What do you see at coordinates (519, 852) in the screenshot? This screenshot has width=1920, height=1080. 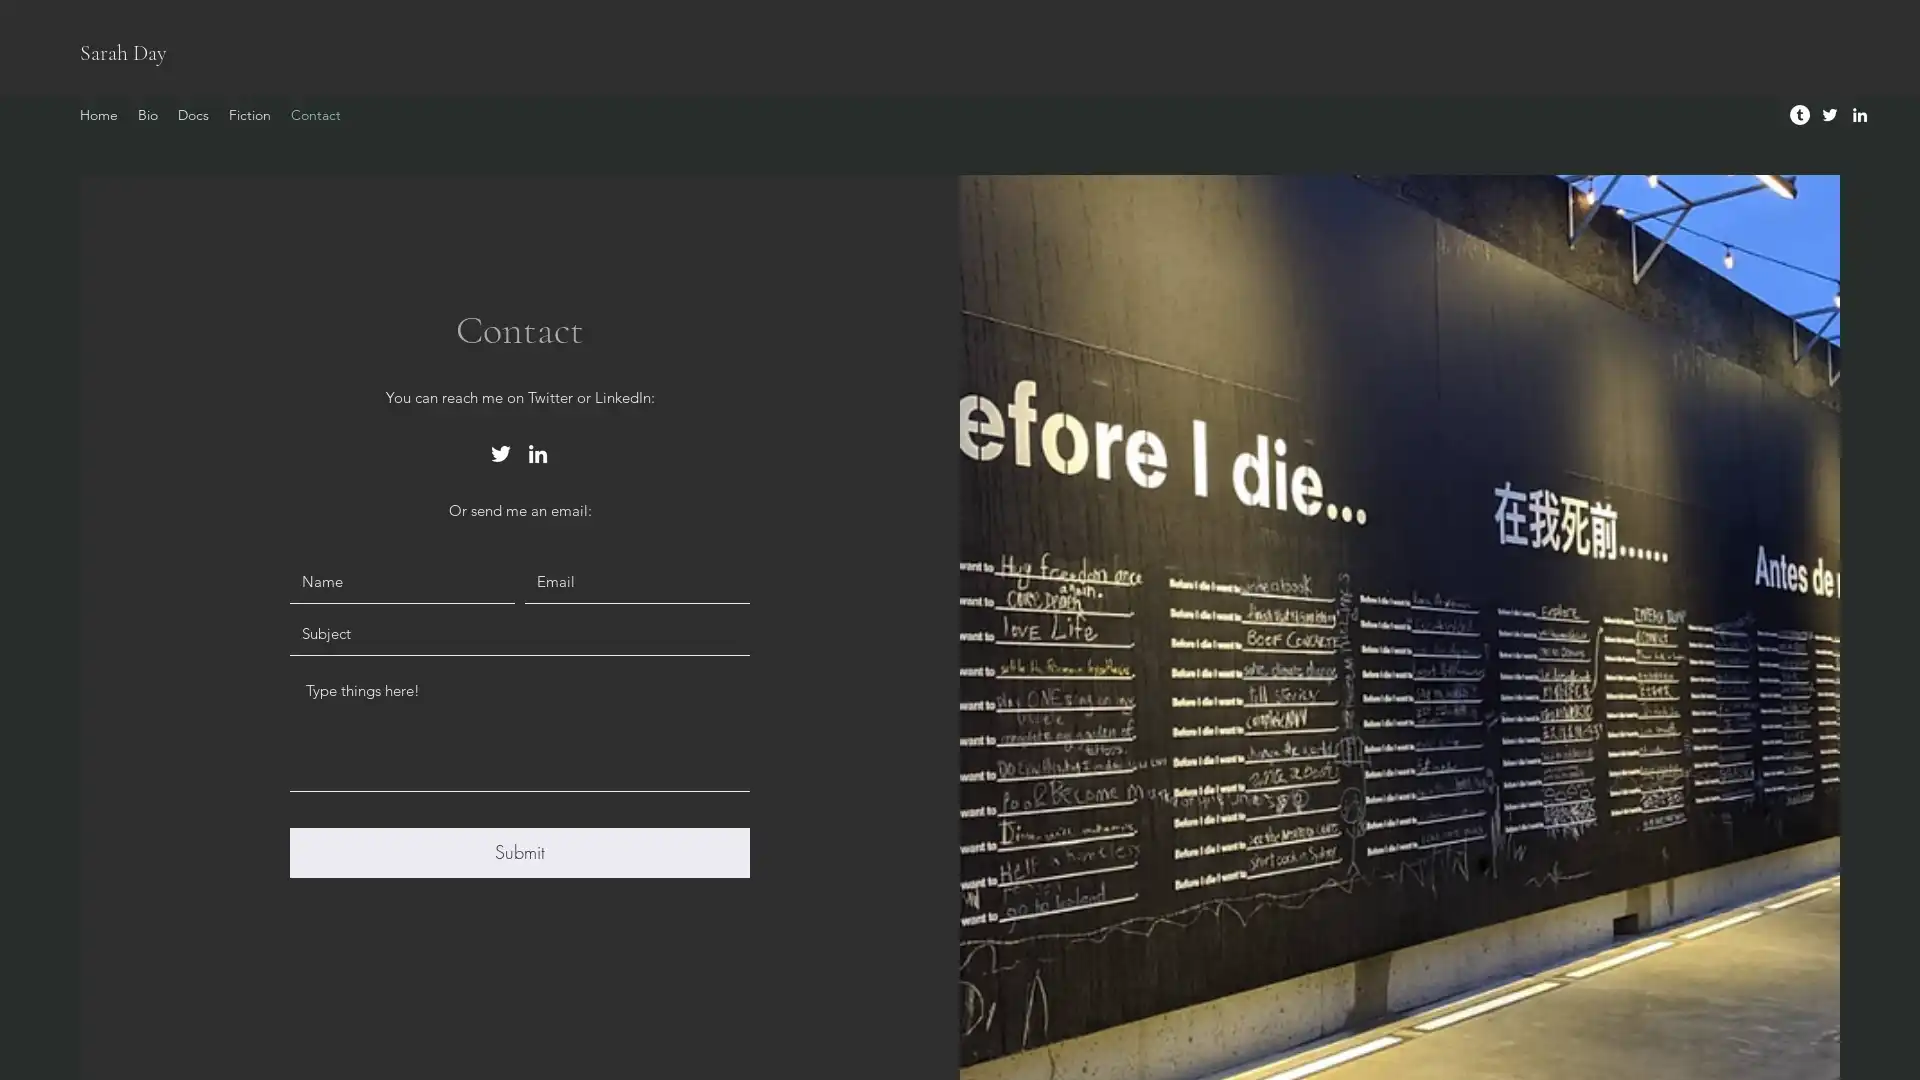 I see `Submit` at bounding box center [519, 852].